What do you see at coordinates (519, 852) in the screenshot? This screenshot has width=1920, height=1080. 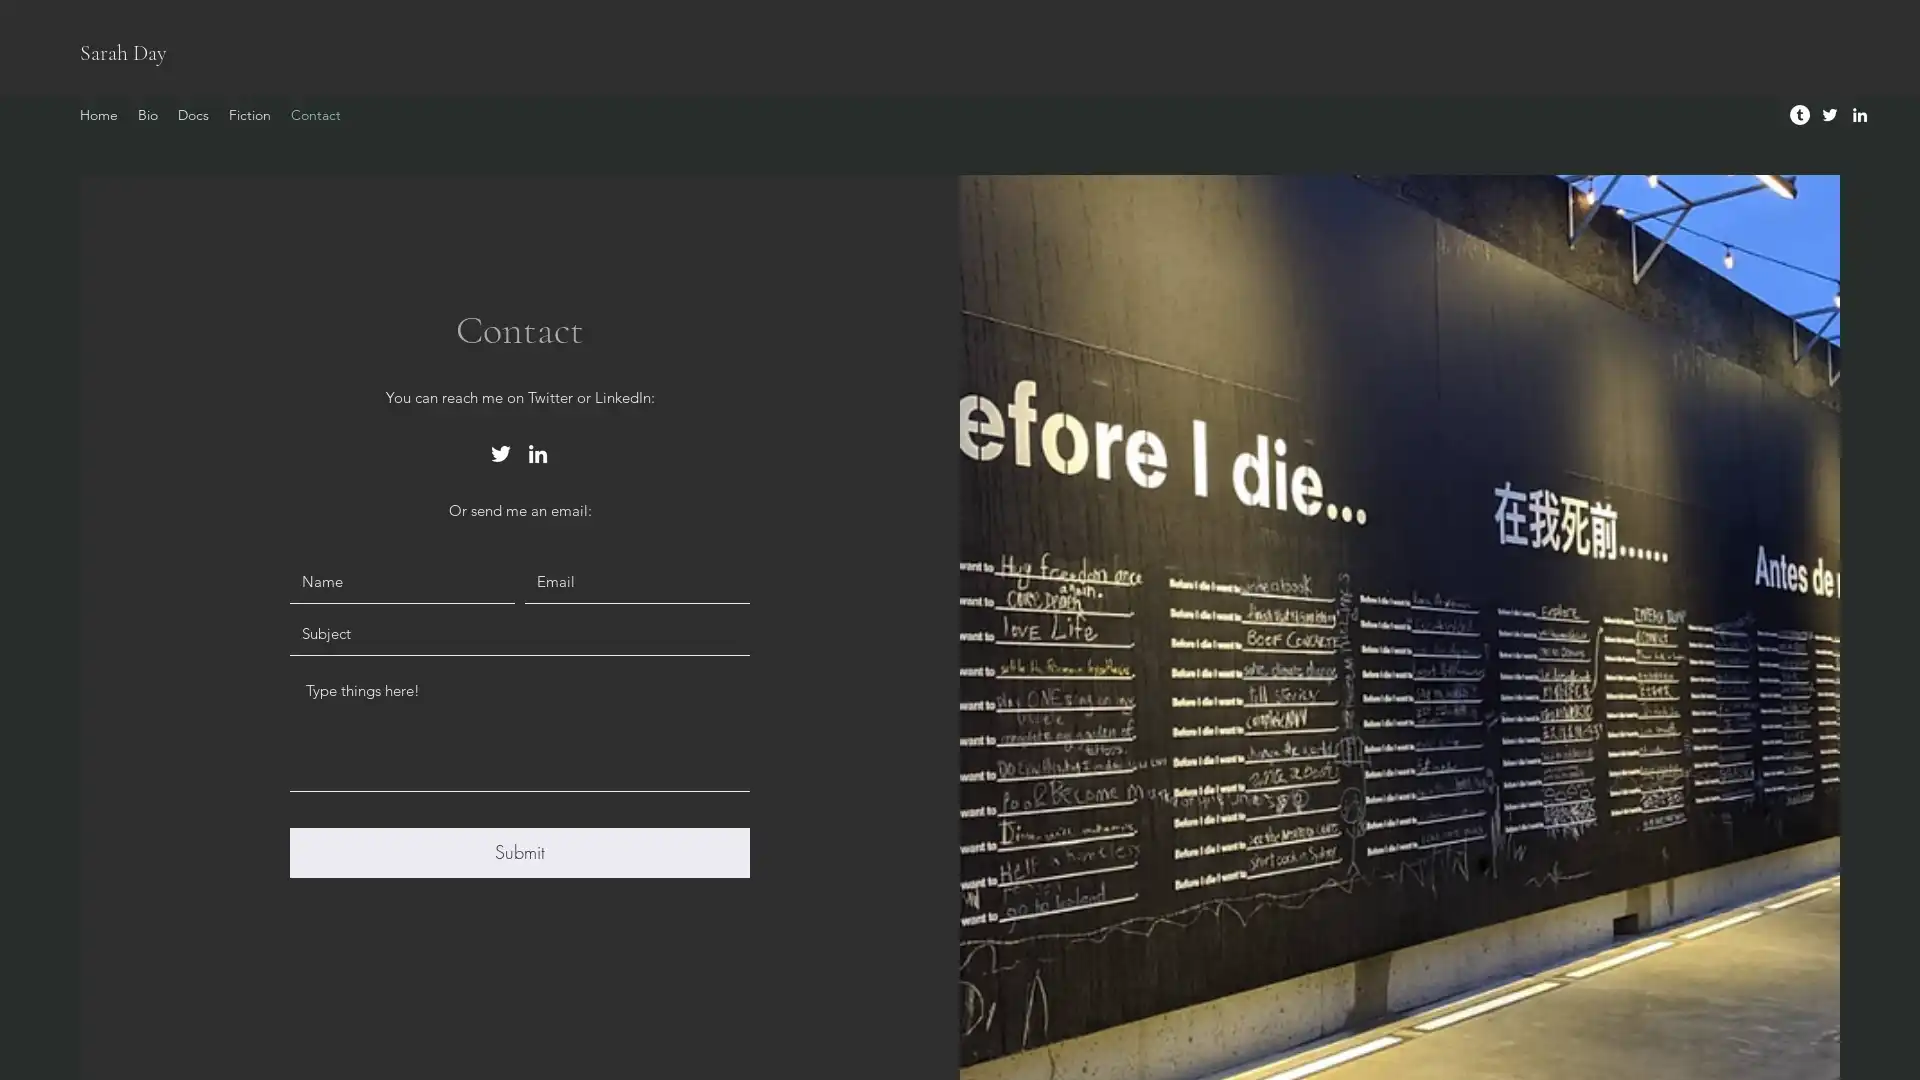 I see `Submit` at bounding box center [519, 852].